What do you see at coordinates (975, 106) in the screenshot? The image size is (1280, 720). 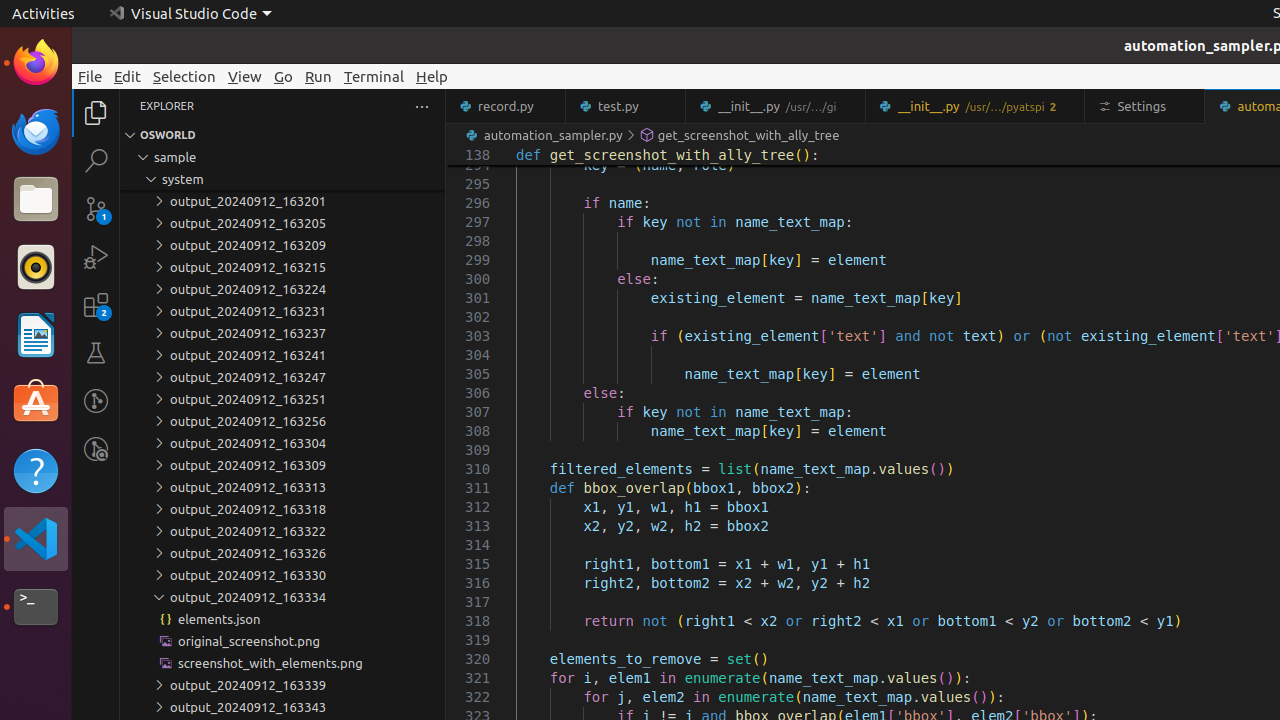 I see `'__init__.py'` at bounding box center [975, 106].